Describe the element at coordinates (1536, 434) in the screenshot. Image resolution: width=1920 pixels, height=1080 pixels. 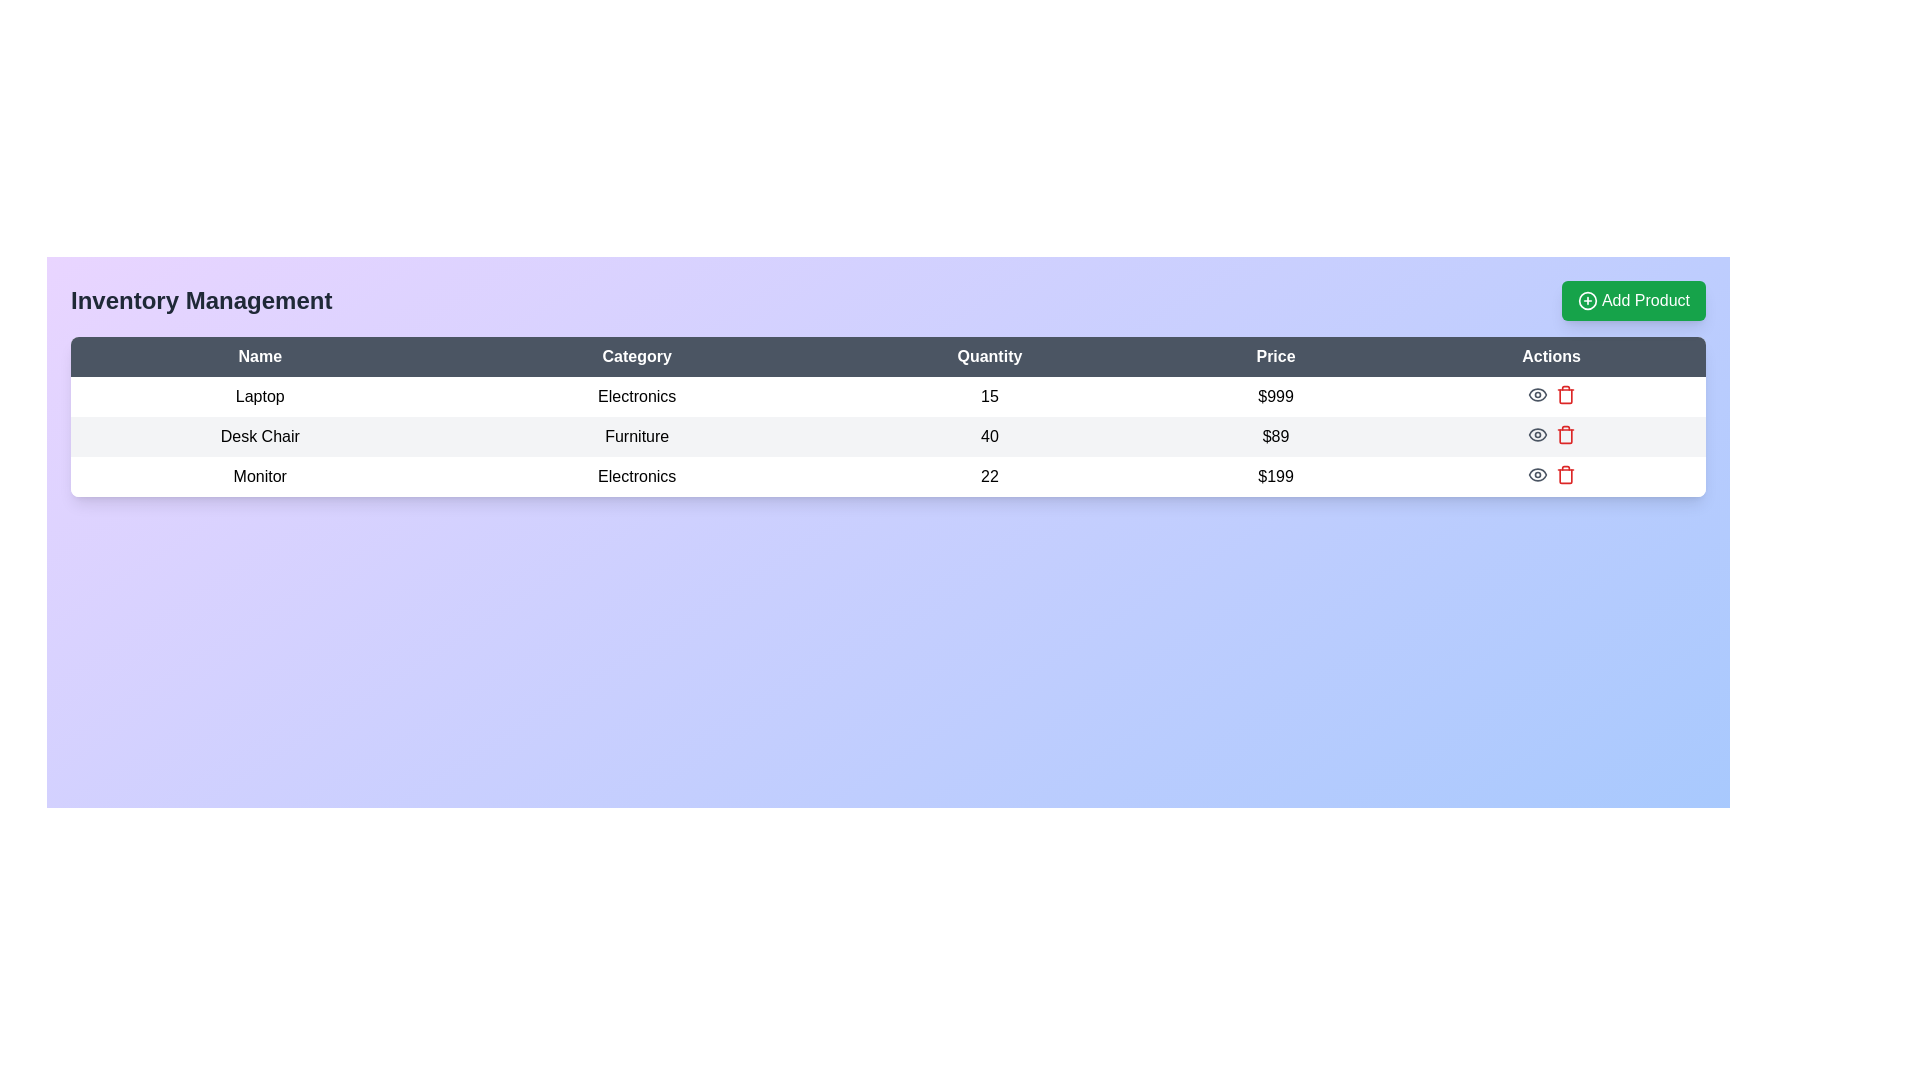
I see `the Eye Symbol icon in the Actions column` at that location.